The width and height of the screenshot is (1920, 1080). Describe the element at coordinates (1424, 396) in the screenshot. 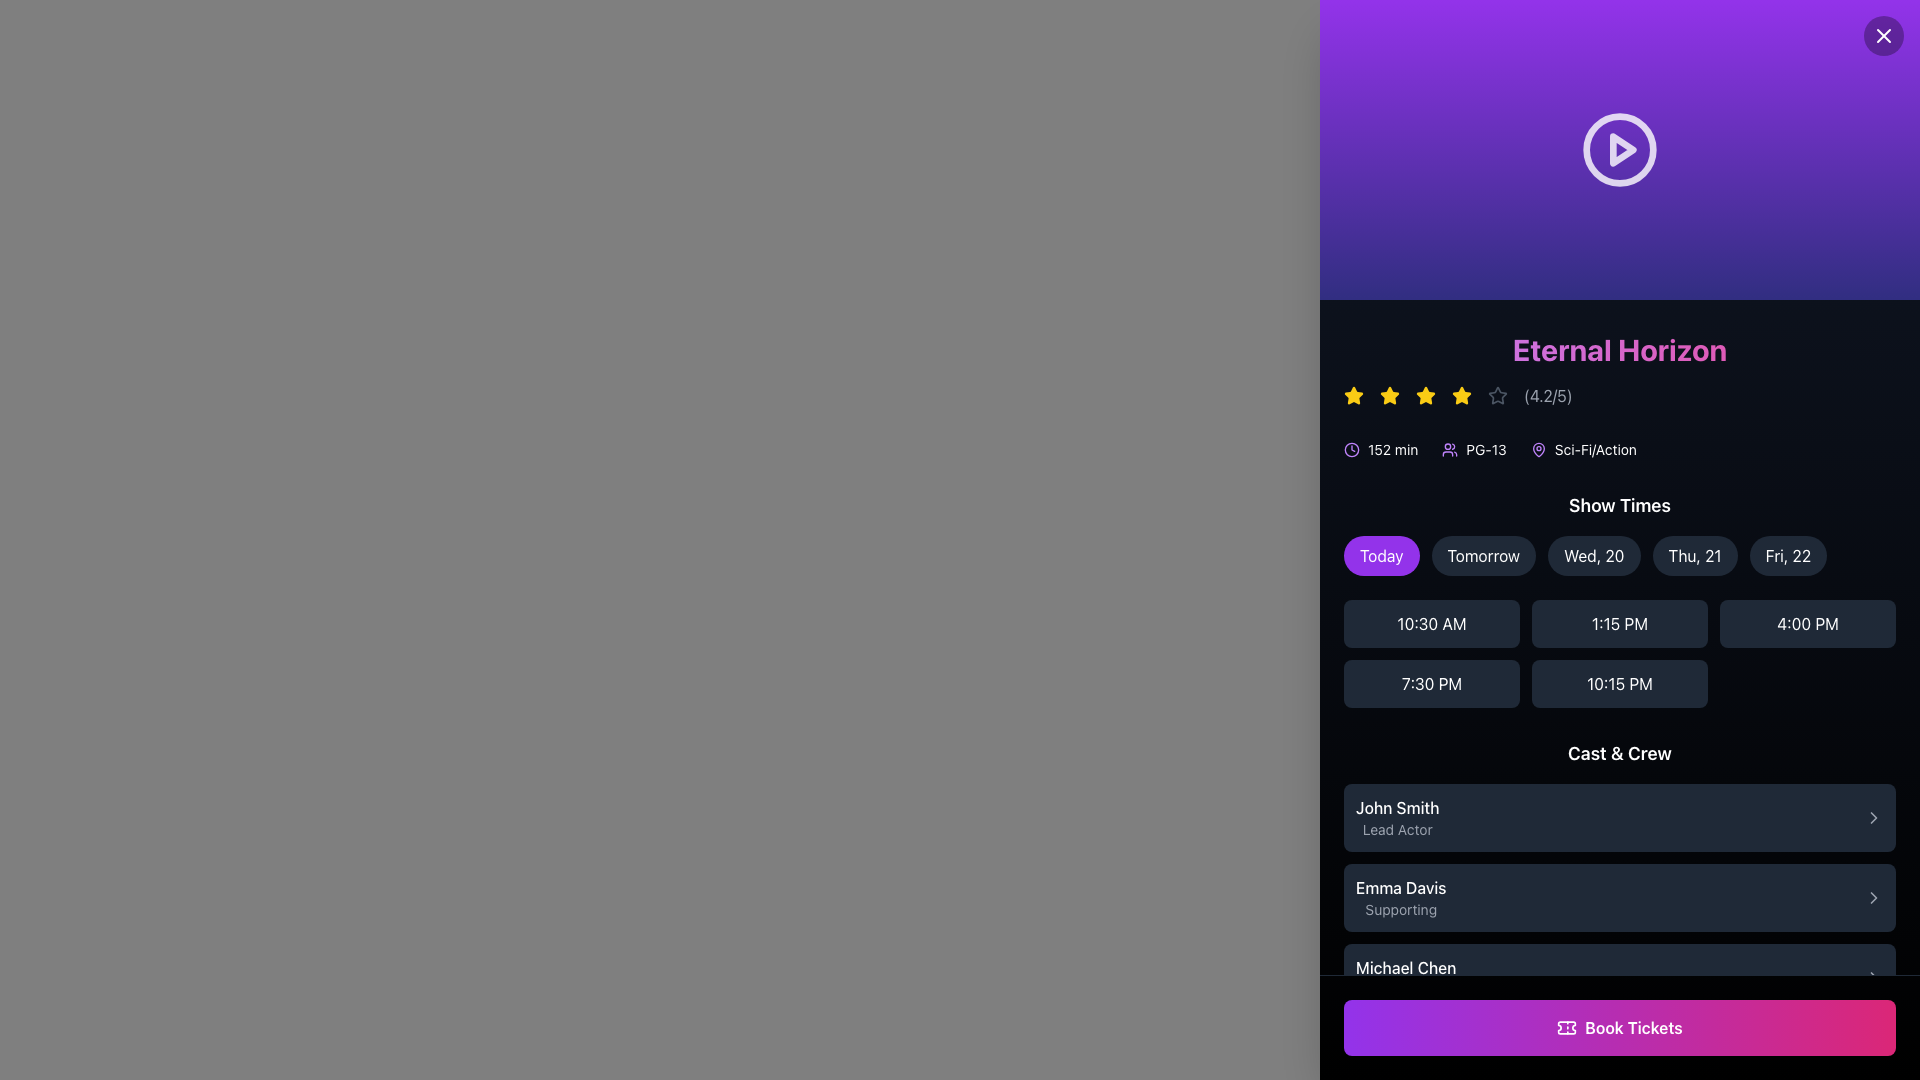

I see `the fourth star icon in the rating system, positioned between the third and fifth stars` at that location.